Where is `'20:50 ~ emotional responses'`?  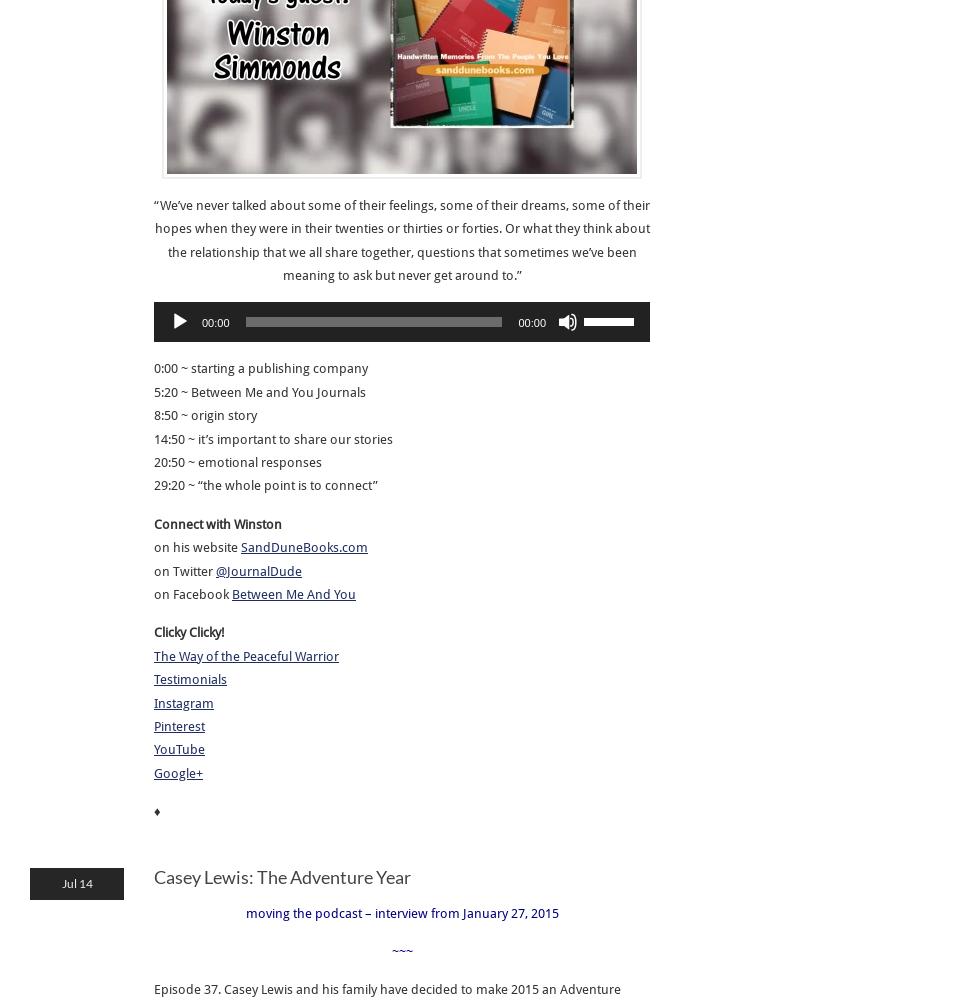 '20:50 ~ emotional responses' is located at coordinates (237, 461).